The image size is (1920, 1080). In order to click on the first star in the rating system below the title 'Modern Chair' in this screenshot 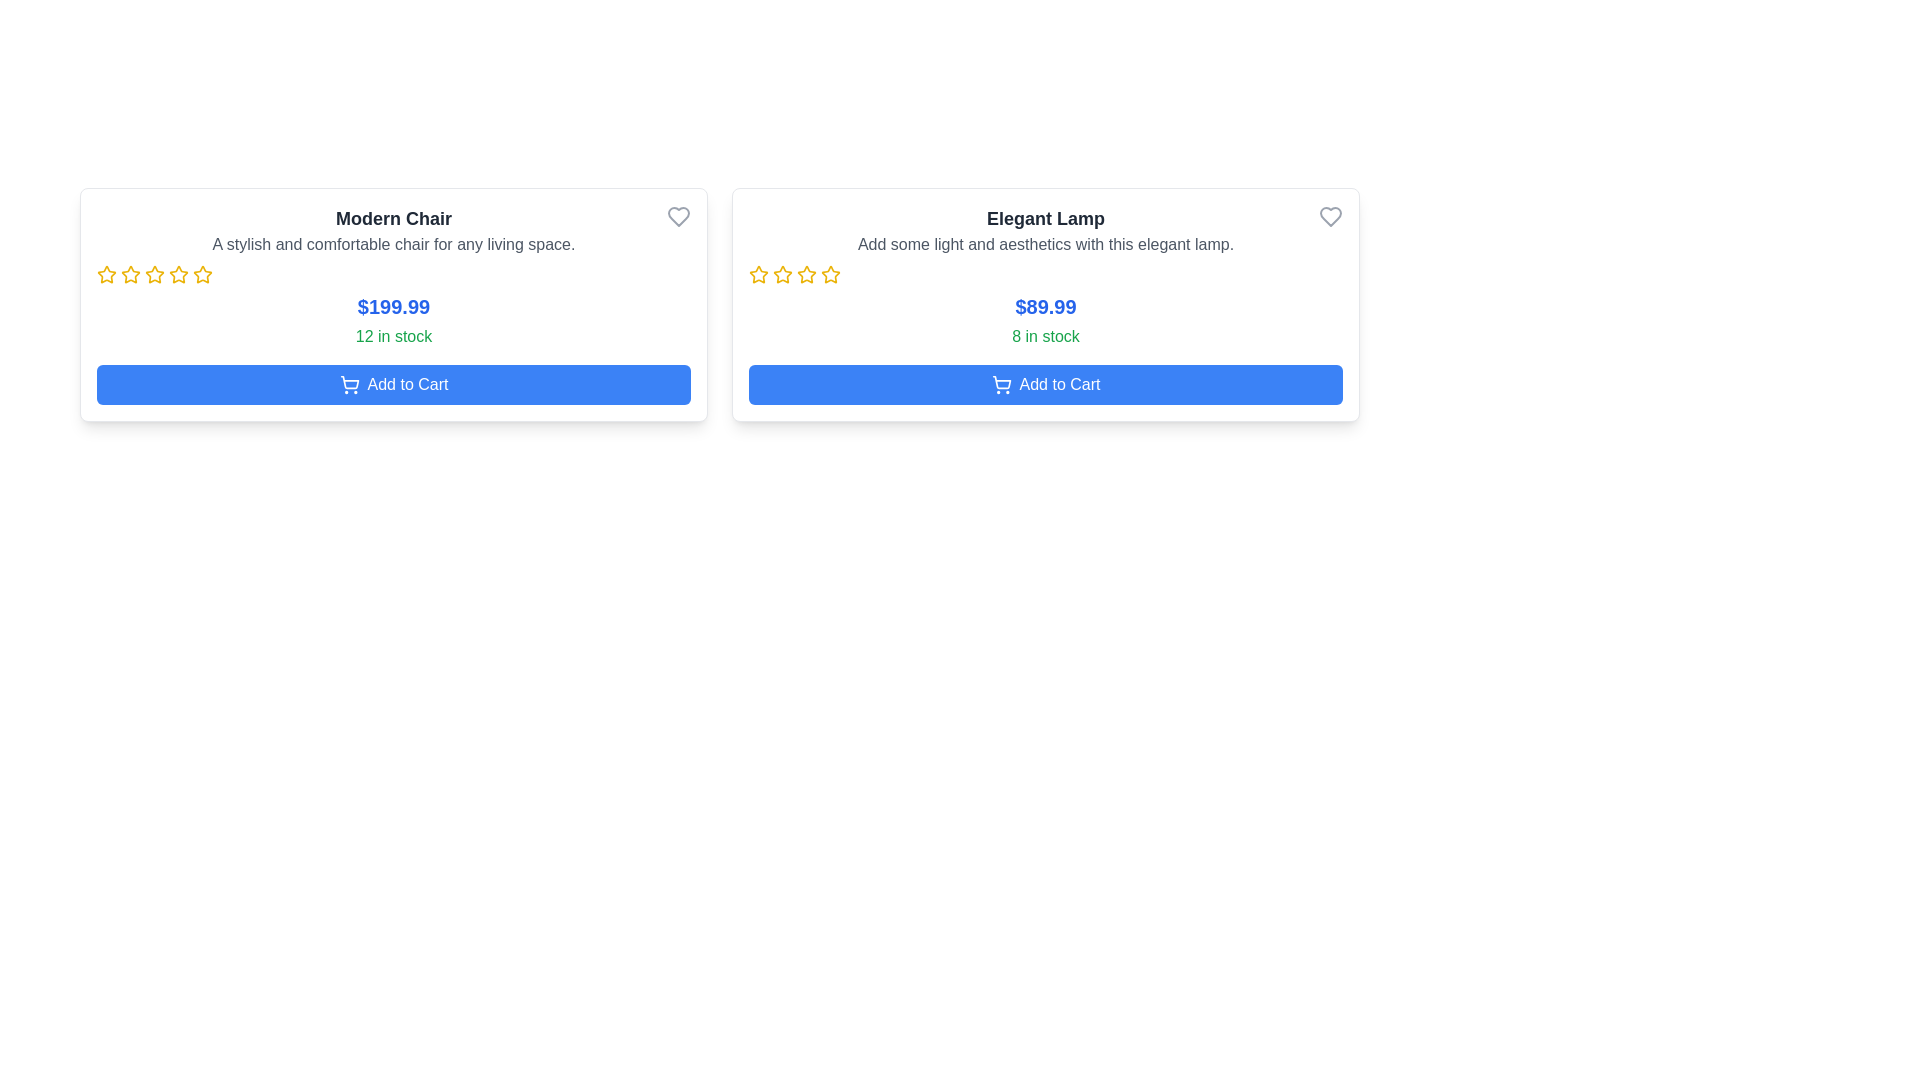, I will do `click(105, 274)`.